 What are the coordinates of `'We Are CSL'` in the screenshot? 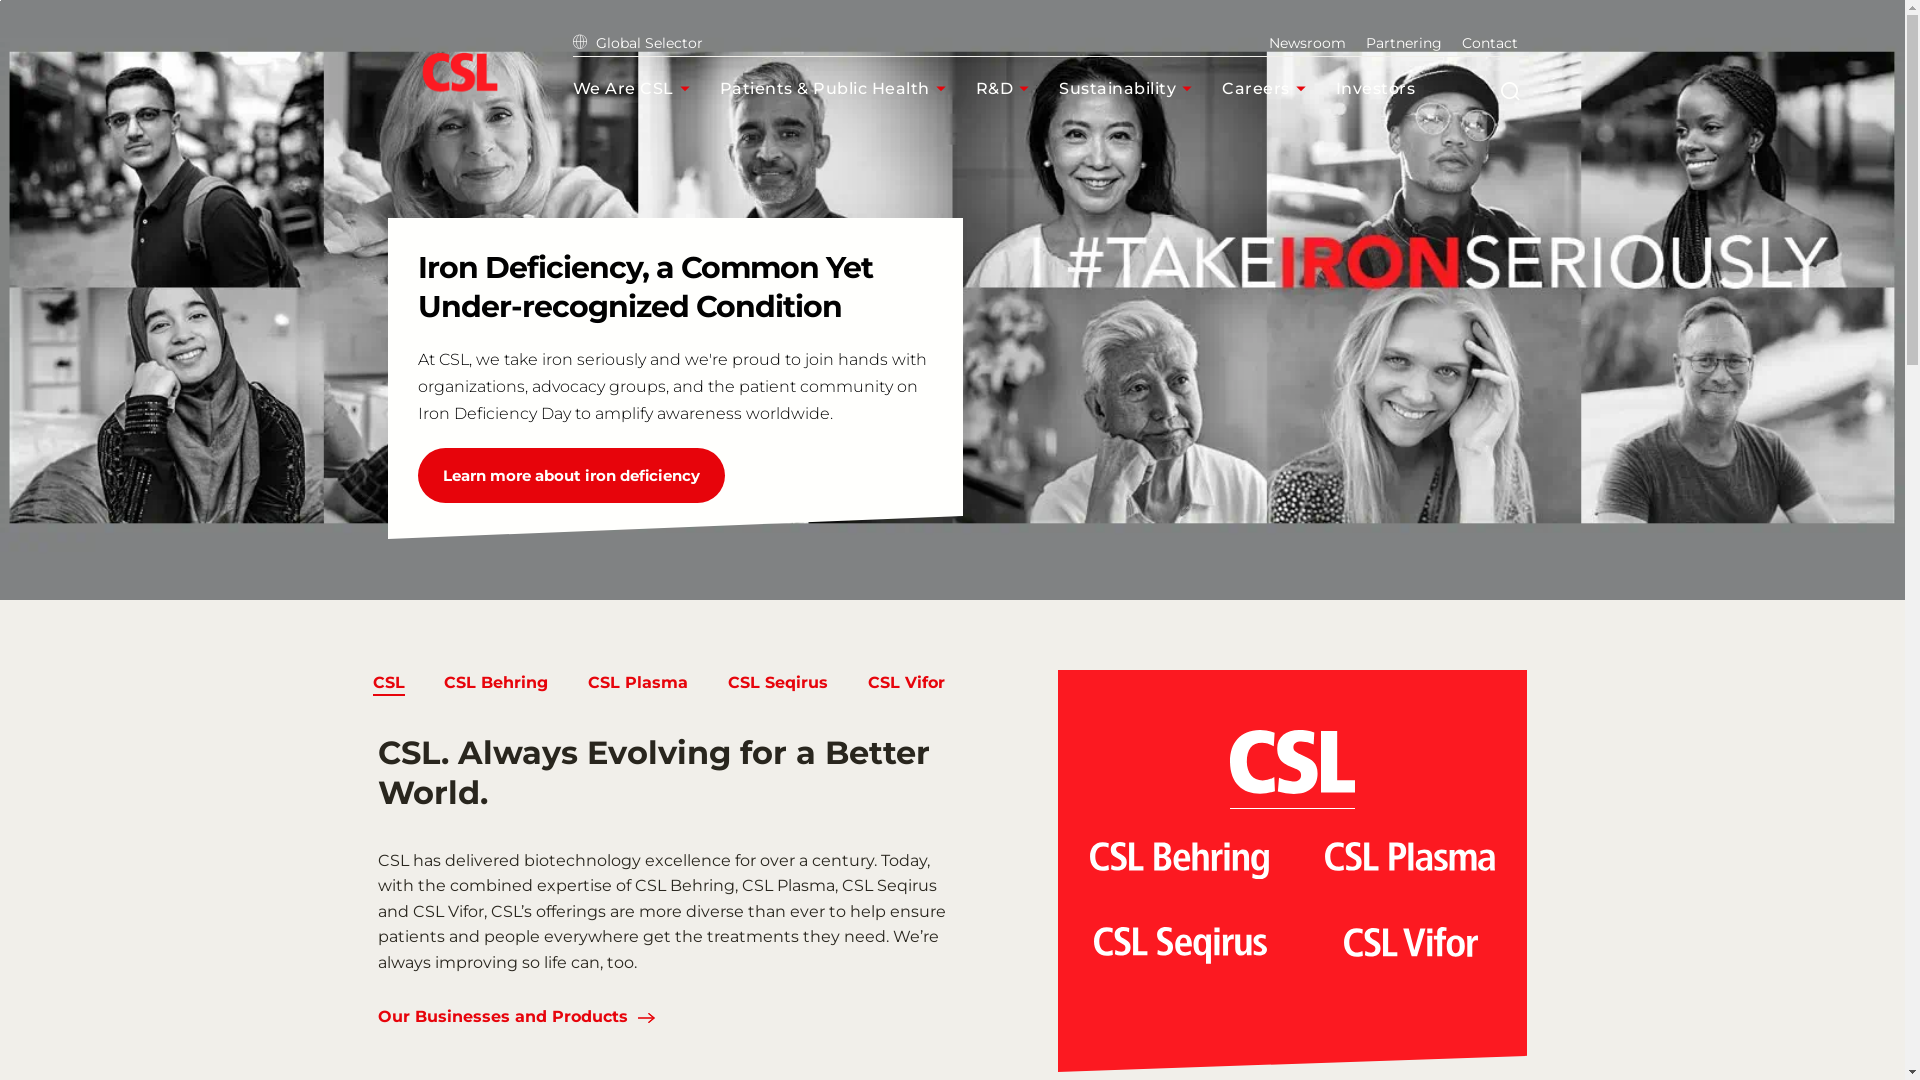 It's located at (634, 87).